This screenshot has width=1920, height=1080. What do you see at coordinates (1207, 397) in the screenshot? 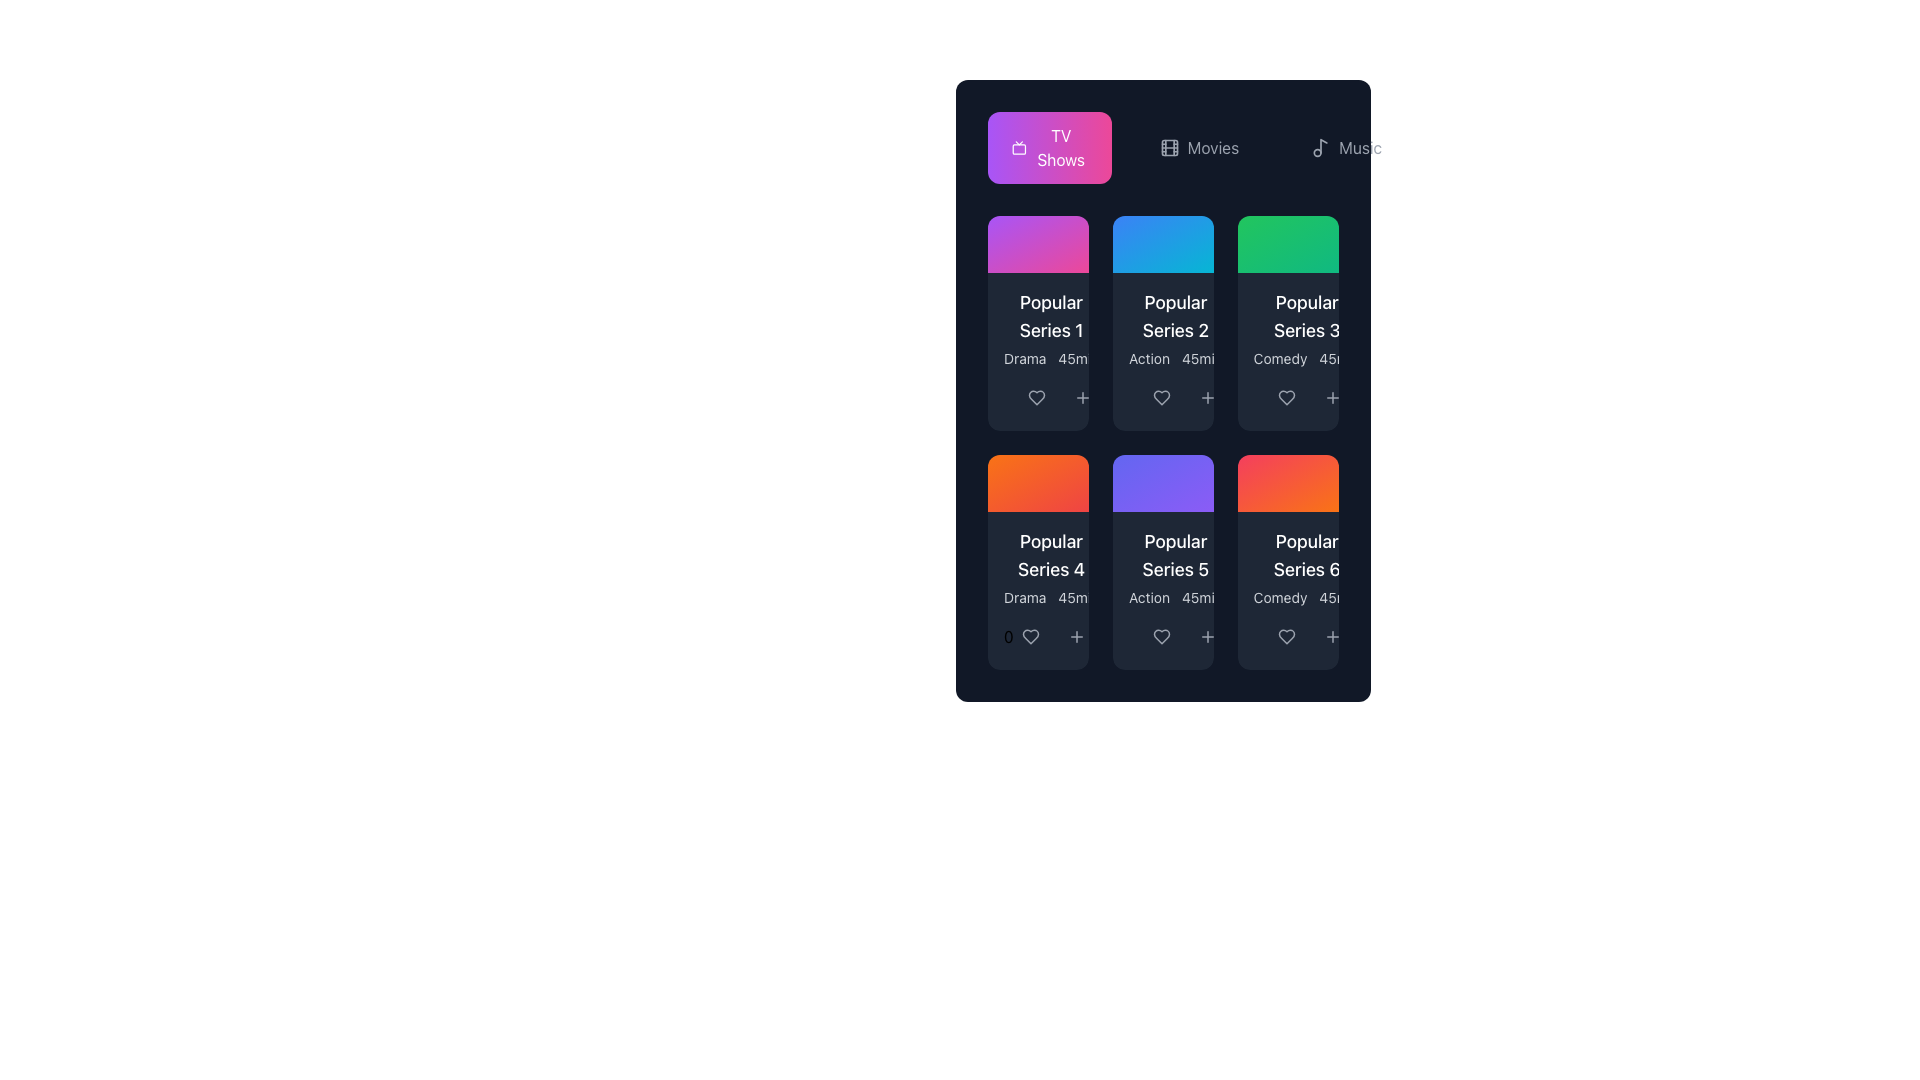
I see `the action trigger button located at the bottom-right corner of the 'Popular Series 2' card near the 'heart' icon` at bounding box center [1207, 397].